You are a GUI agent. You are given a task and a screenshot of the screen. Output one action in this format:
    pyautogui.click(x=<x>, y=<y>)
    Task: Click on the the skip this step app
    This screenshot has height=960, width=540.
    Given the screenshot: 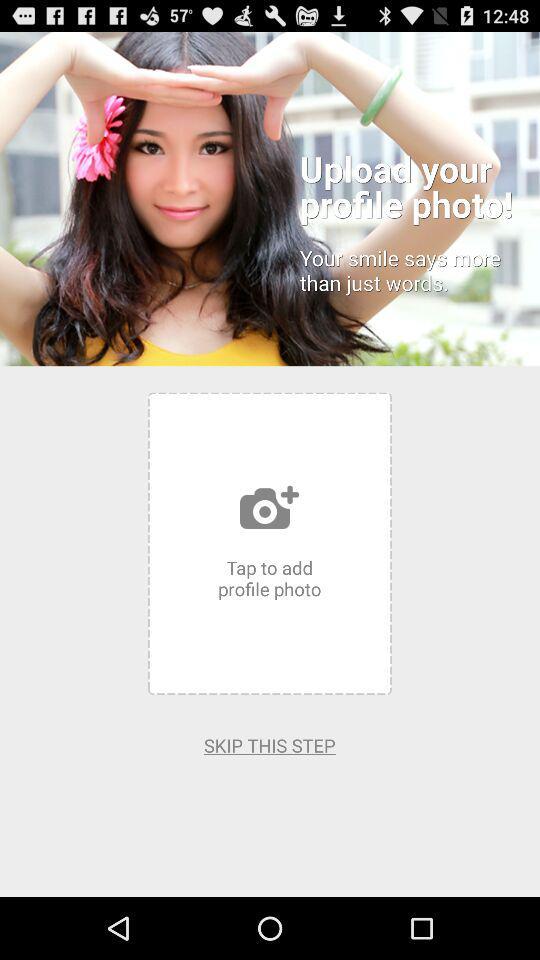 What is the action you would take?
    pyautogui.click(x=269, y=744)
    